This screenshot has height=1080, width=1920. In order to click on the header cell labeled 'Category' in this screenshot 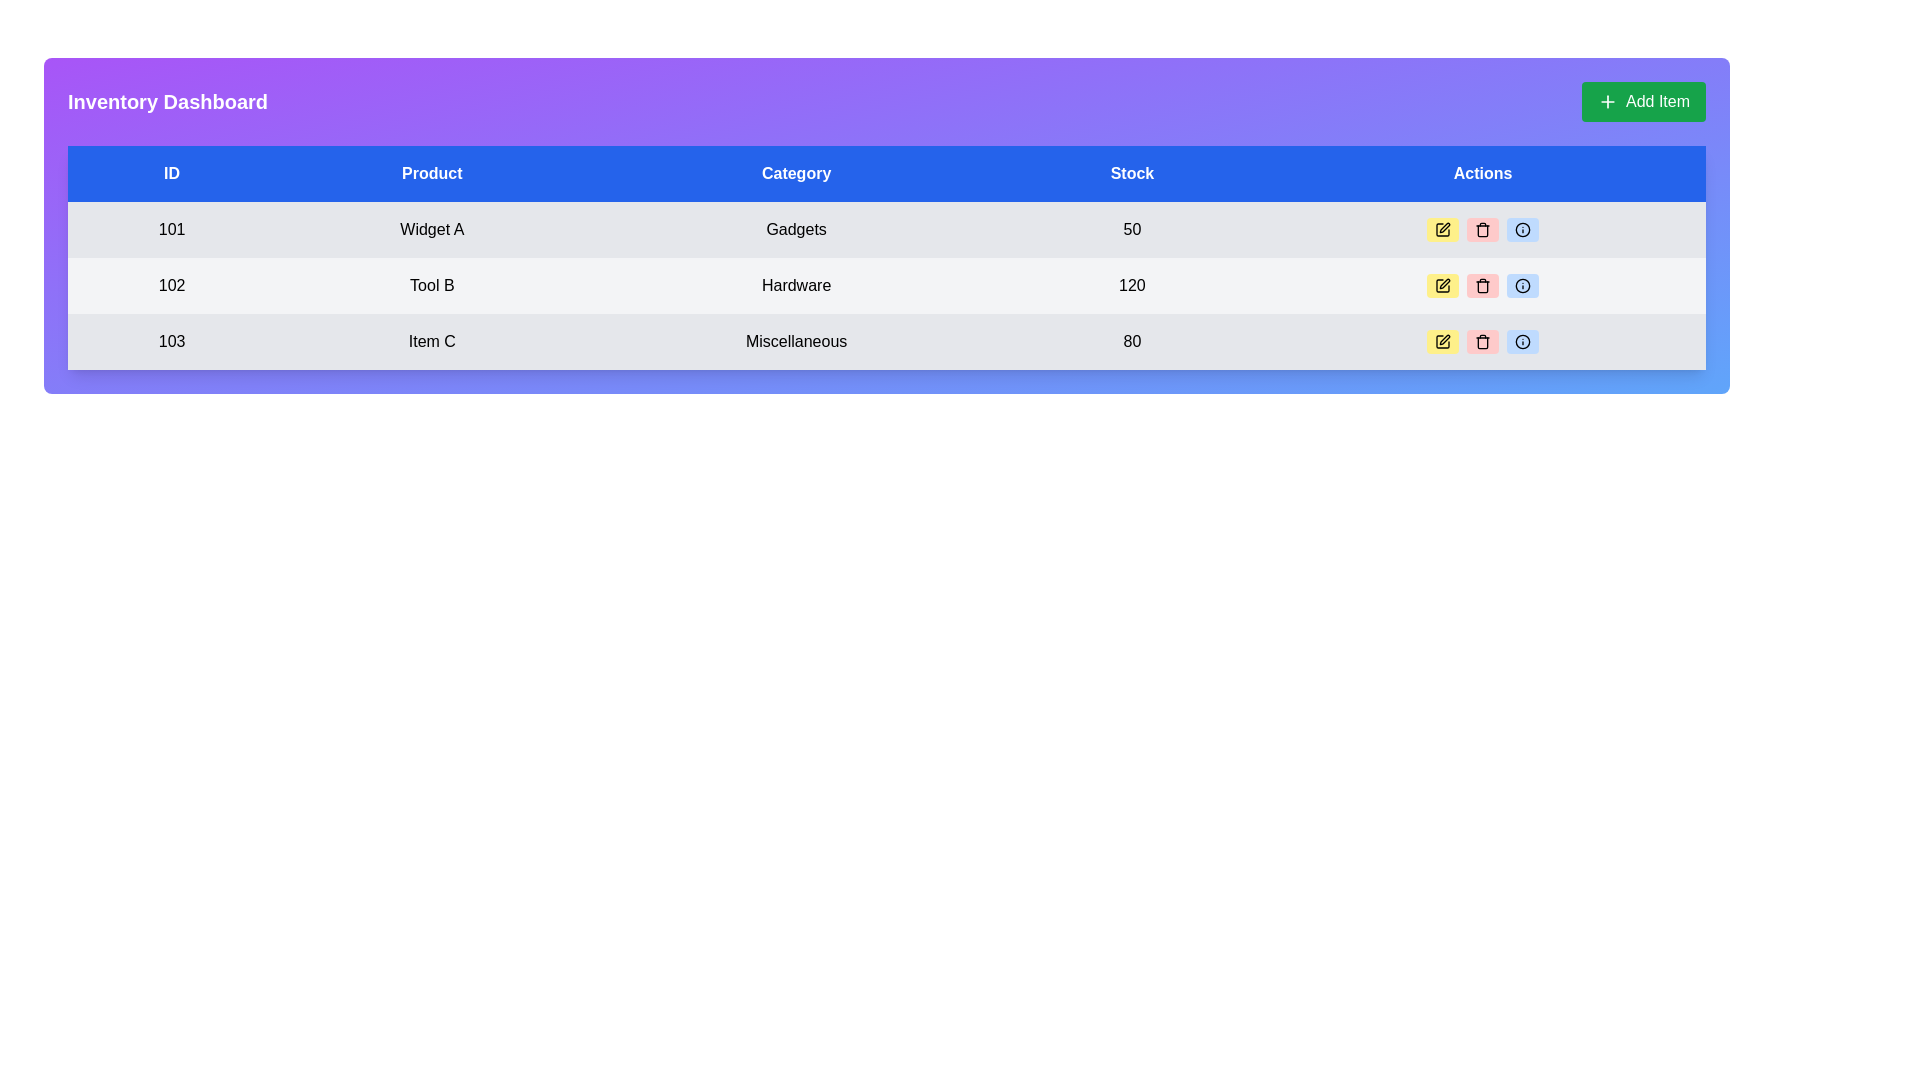, I will do `click(795, 172)`.